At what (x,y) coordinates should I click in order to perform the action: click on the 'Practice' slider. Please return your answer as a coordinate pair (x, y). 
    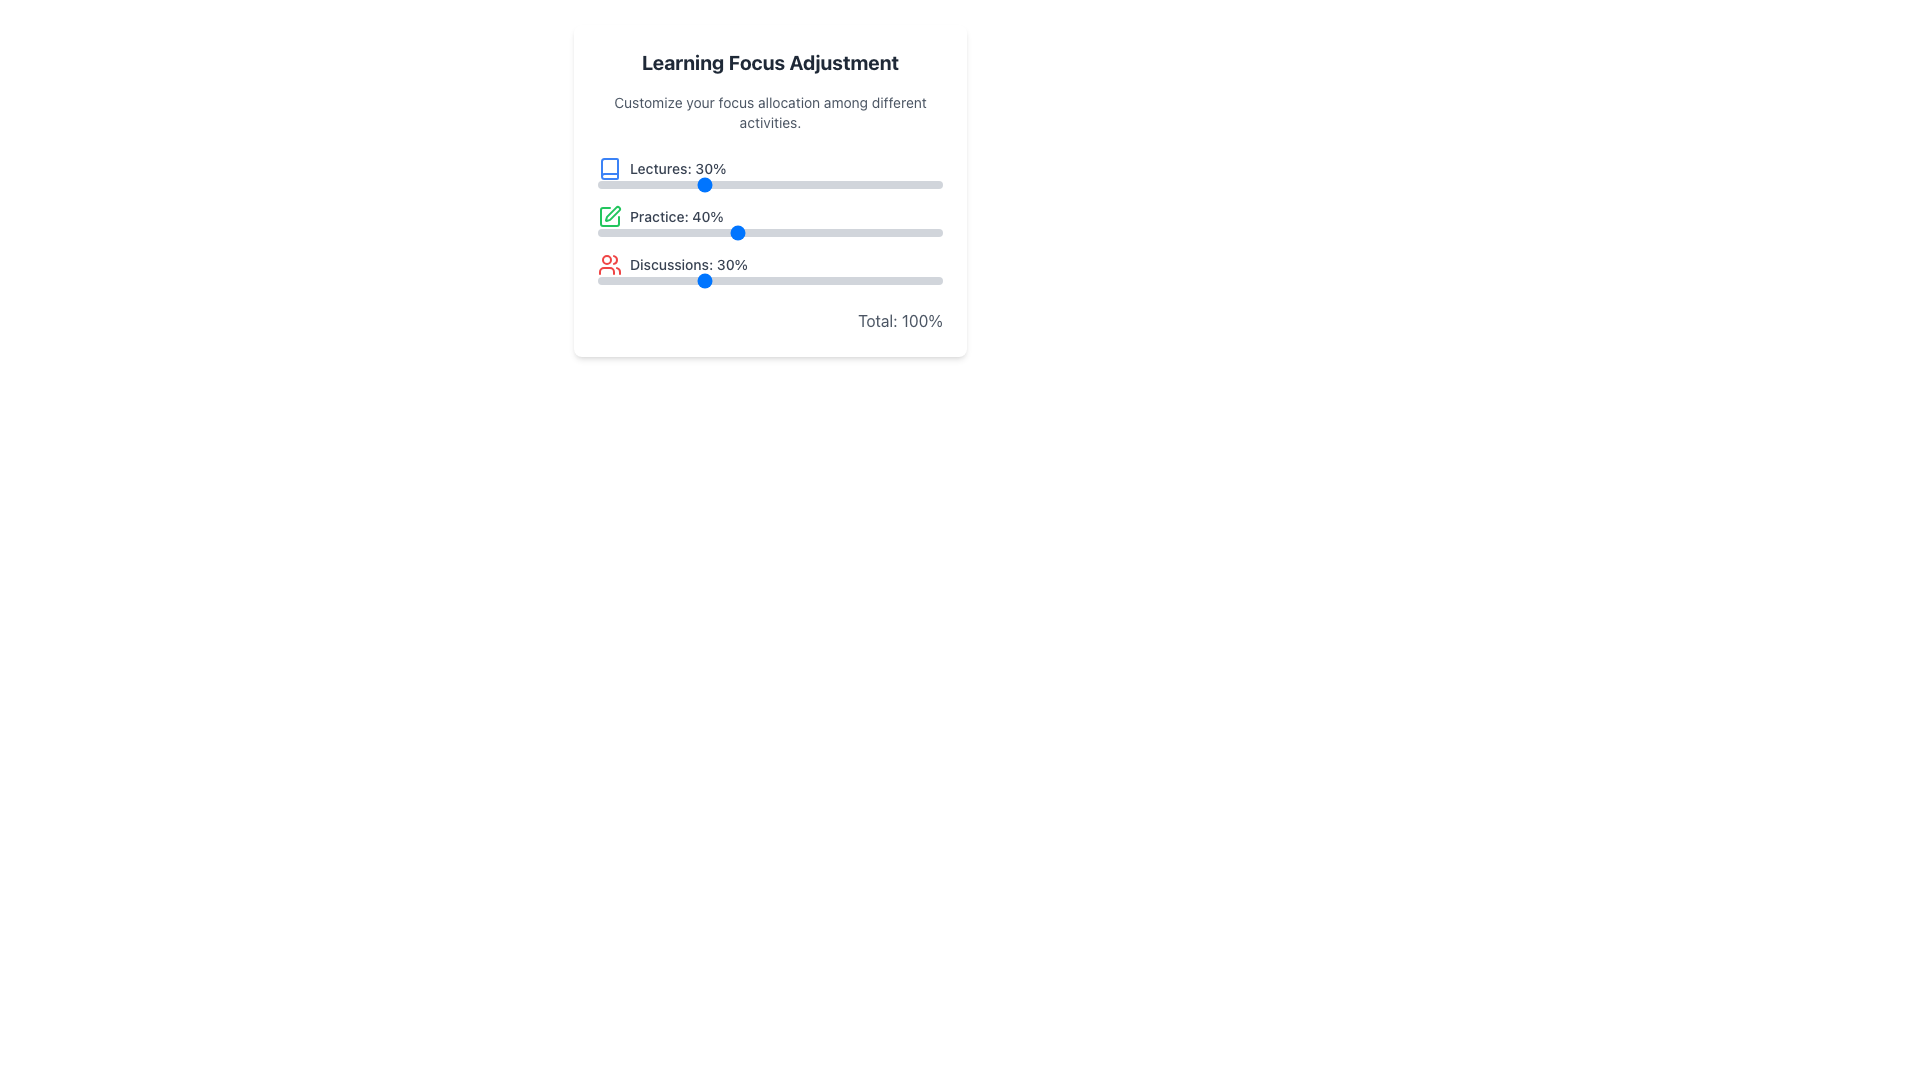
    Looking at the image, I should click on (600, 231).